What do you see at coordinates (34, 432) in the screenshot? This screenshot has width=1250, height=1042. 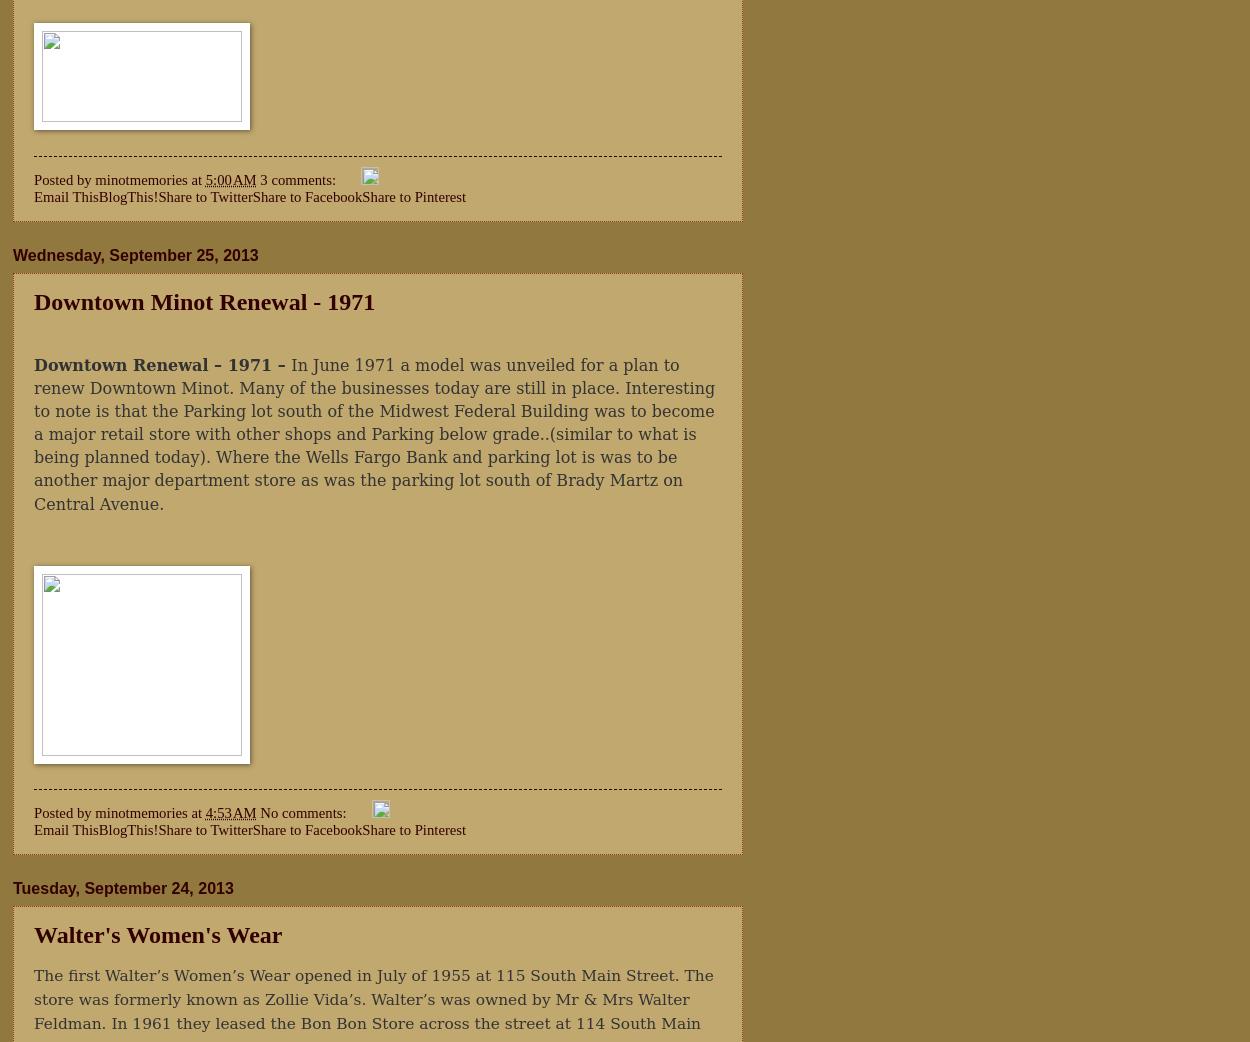 I see `'In June 1971 a model was unveiled for a plan to
renew Downtown Minot. Many of the businesses today are still in place.
Interesting to note is that the Parking lot south of the Midwest Federal
Building was to become a major retail store with other shops and Parking below
grade..(similar to what is being planned today). Where the Wells Fargo Bank and
parking lot is was to be another major department store as was the parking lot
south of Brady Martz on Central Avenue.'` at bounding box center [34, 432].